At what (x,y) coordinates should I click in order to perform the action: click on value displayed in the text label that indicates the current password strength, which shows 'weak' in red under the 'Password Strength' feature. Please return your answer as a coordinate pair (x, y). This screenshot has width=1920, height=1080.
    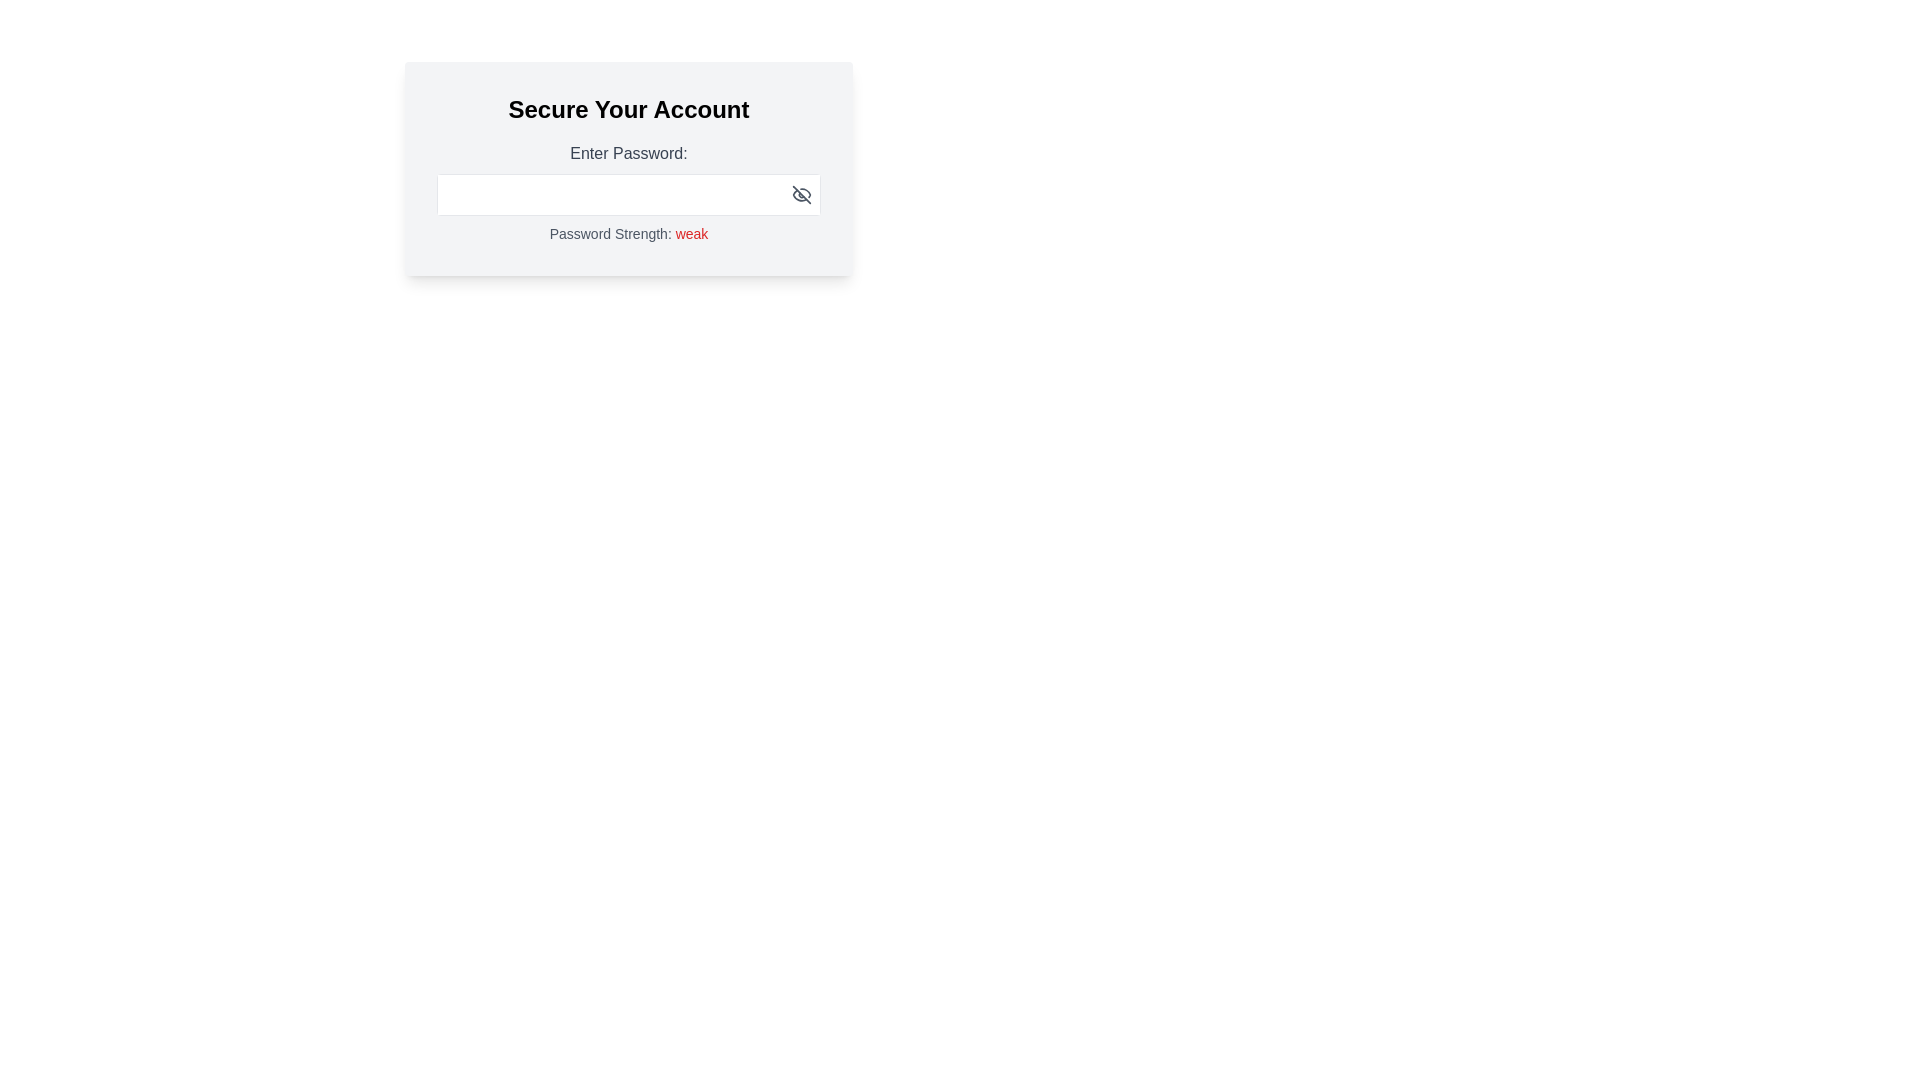
    Looking at the image, I should click on (691, 233).